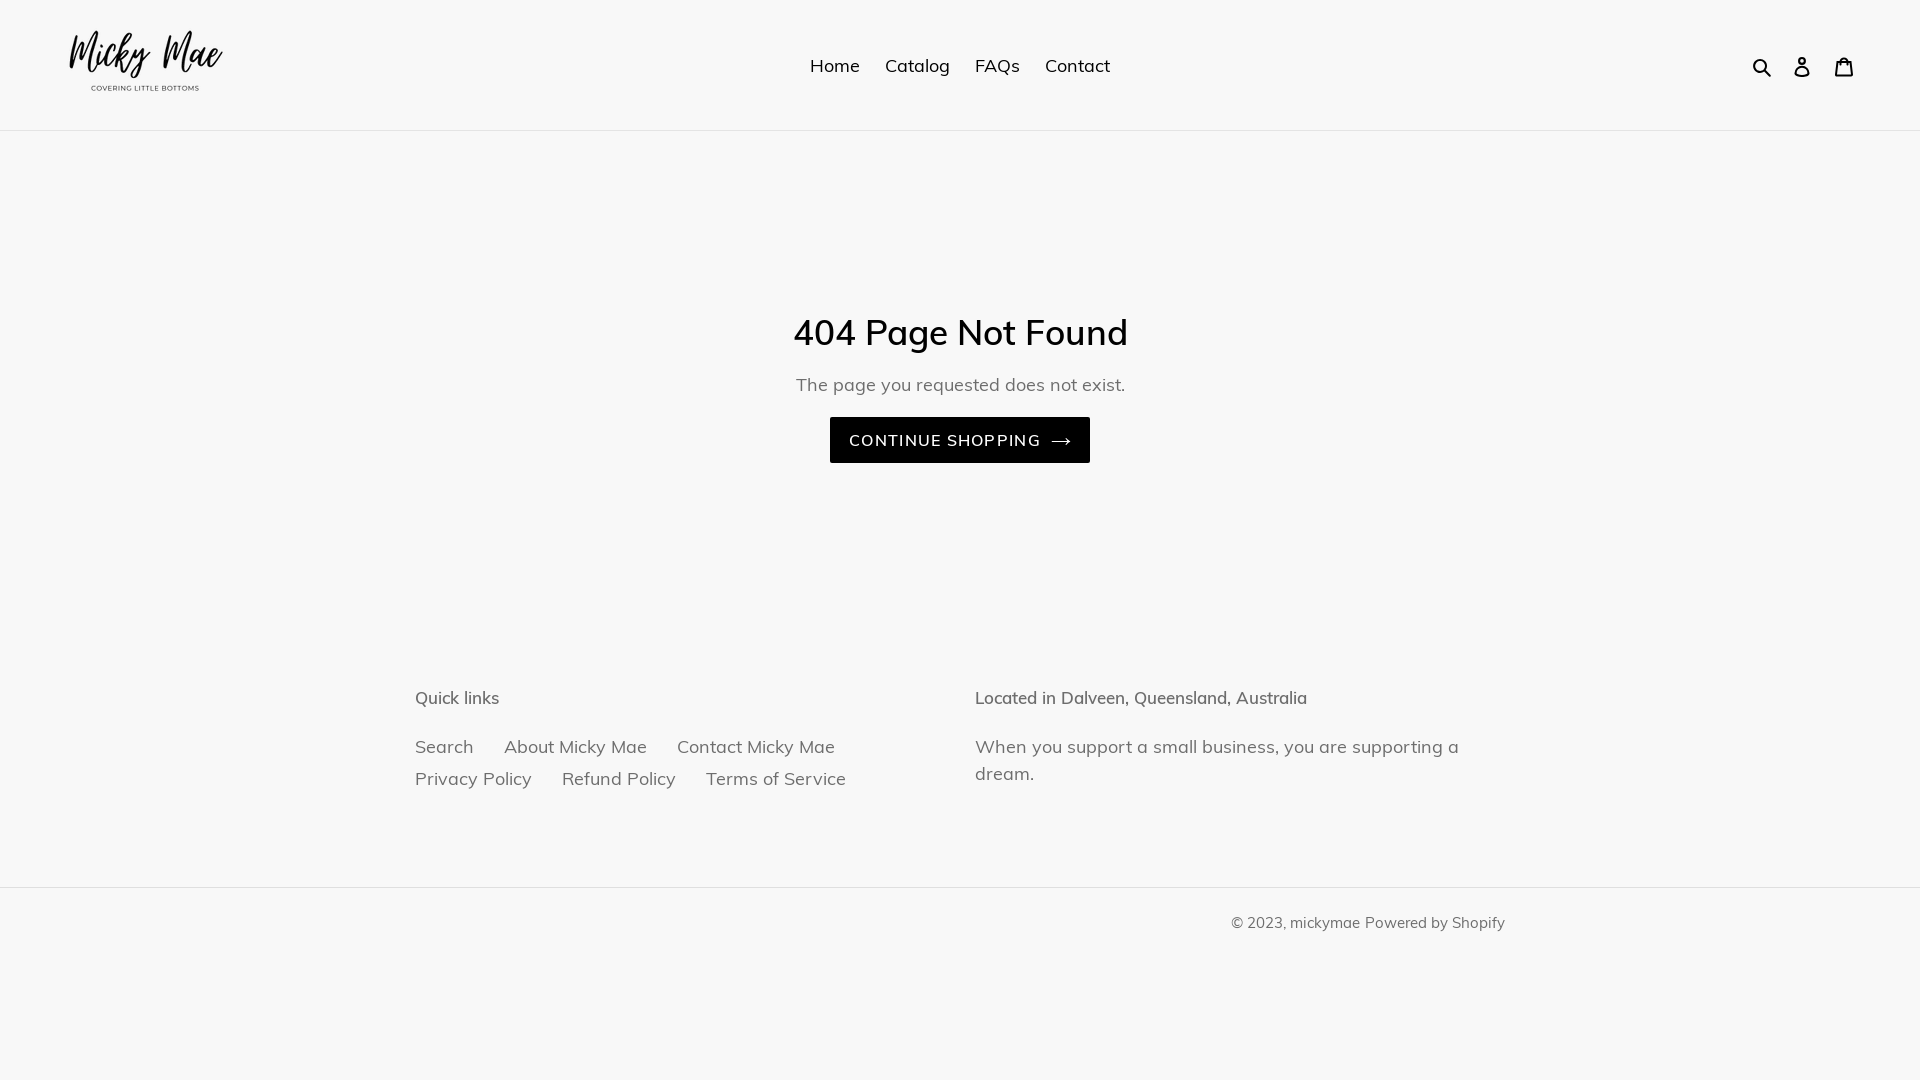 The width and height of the screenshot is (1920, 1080). I want to click on 'Catalog', so click(916, 63).